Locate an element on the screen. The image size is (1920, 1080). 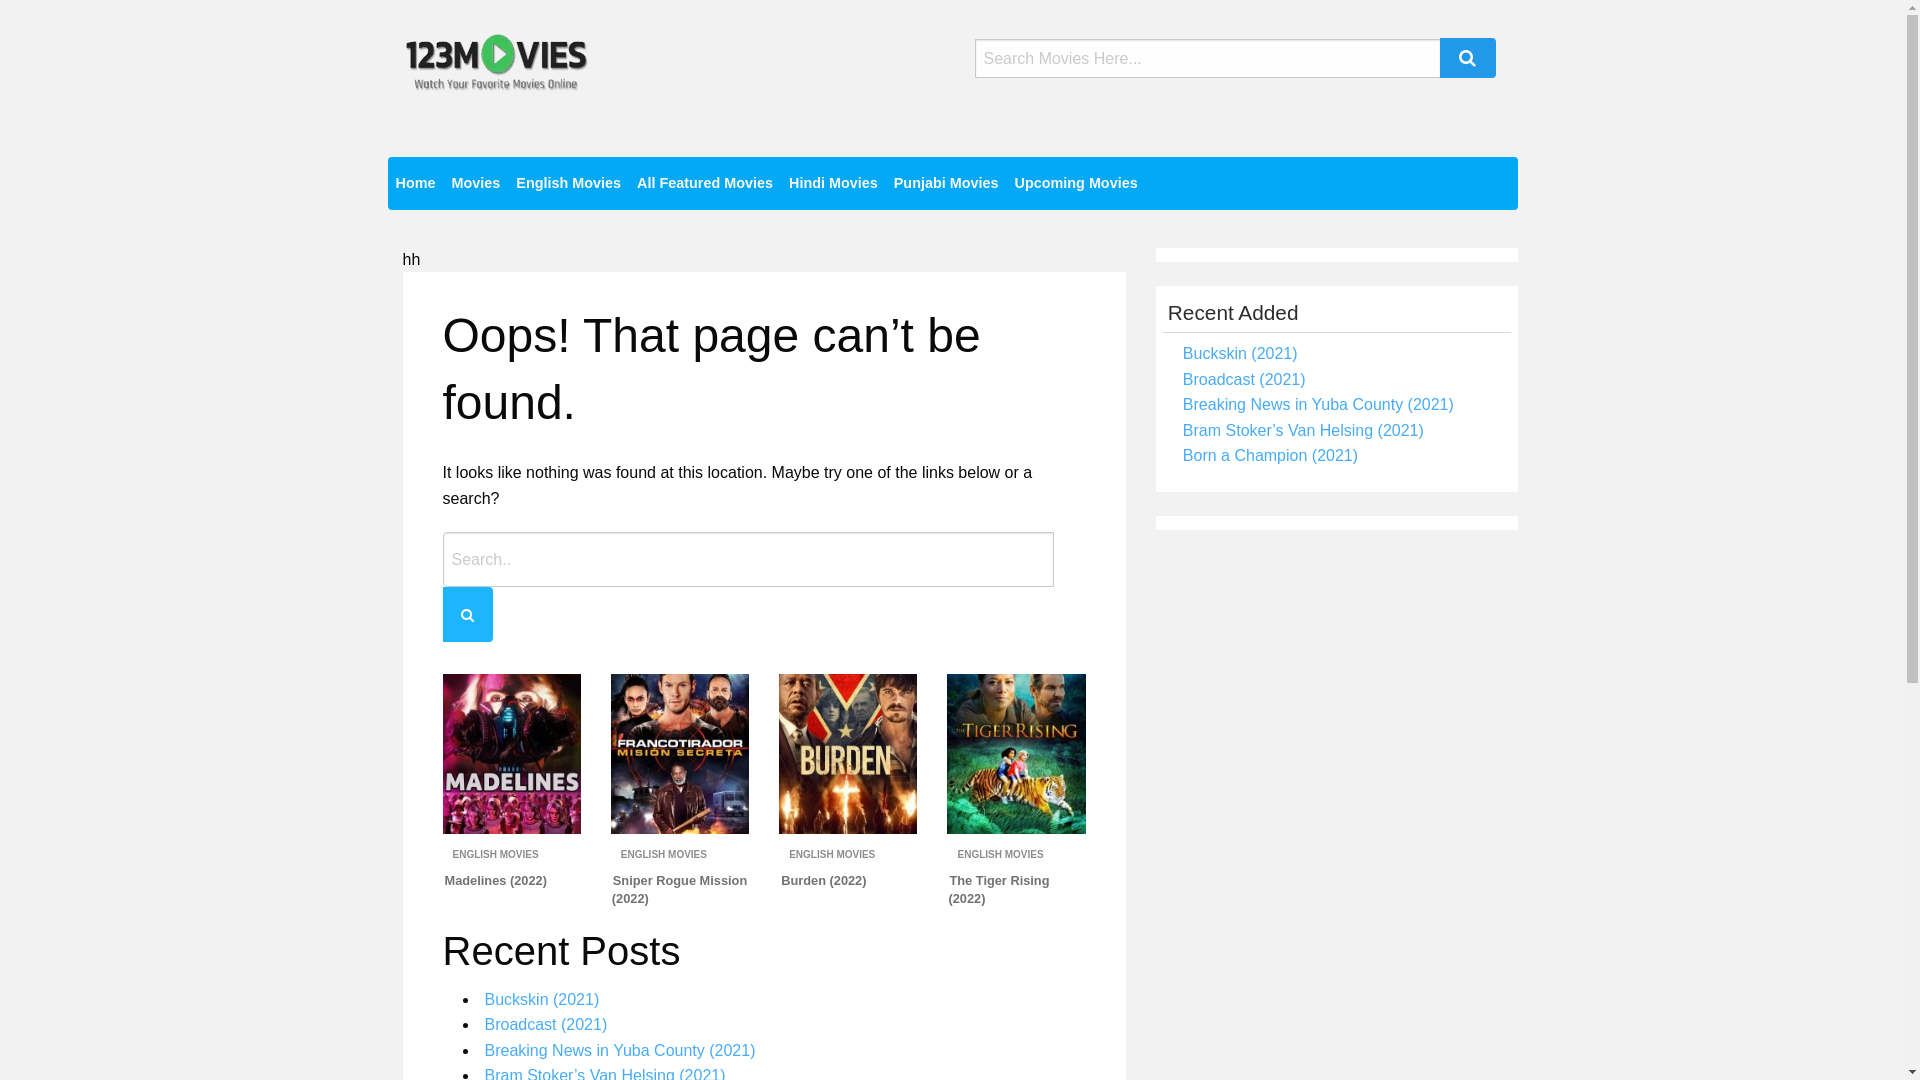
'Buckskin (2021)' is located at coordinates (541, 999).